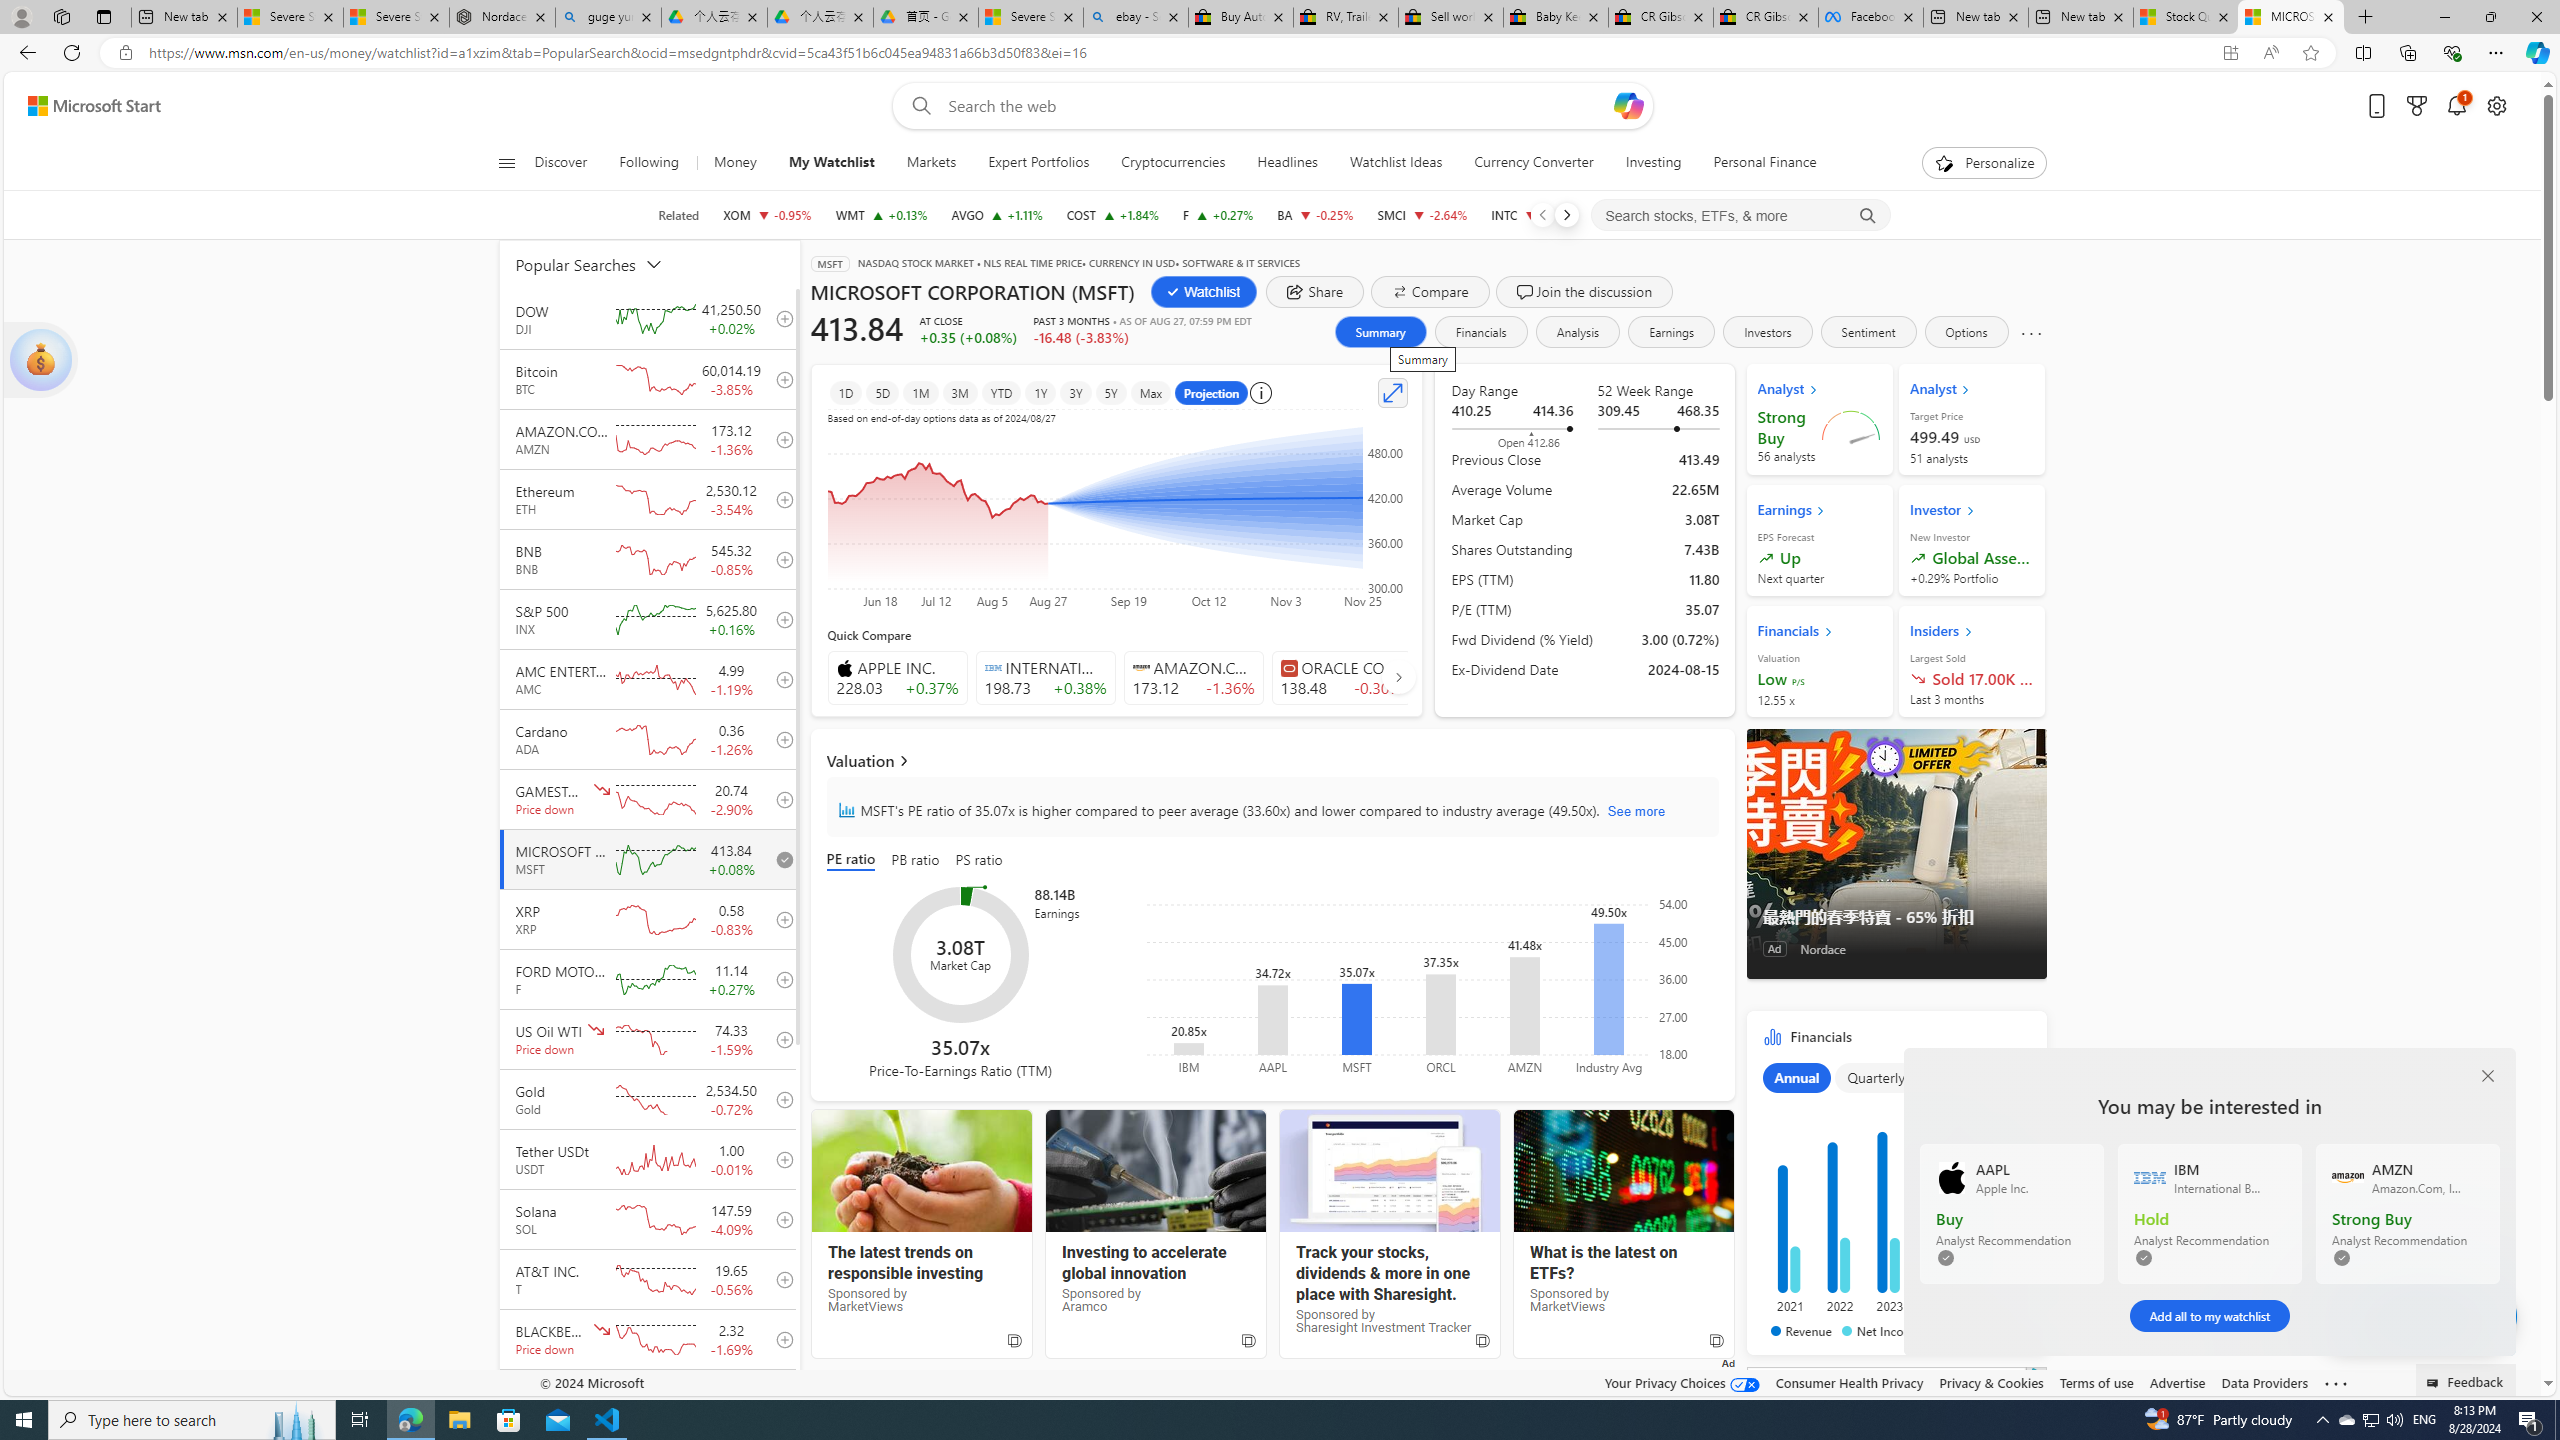 This screenshot has height=1440, width=2560. What do you see at coordinates (1314, 214) in the screenshot?
I see `'BA THE BOEING COMPANY decrease 173.05 -0.43 -0.25%'` at bounding box center [1314, 214].